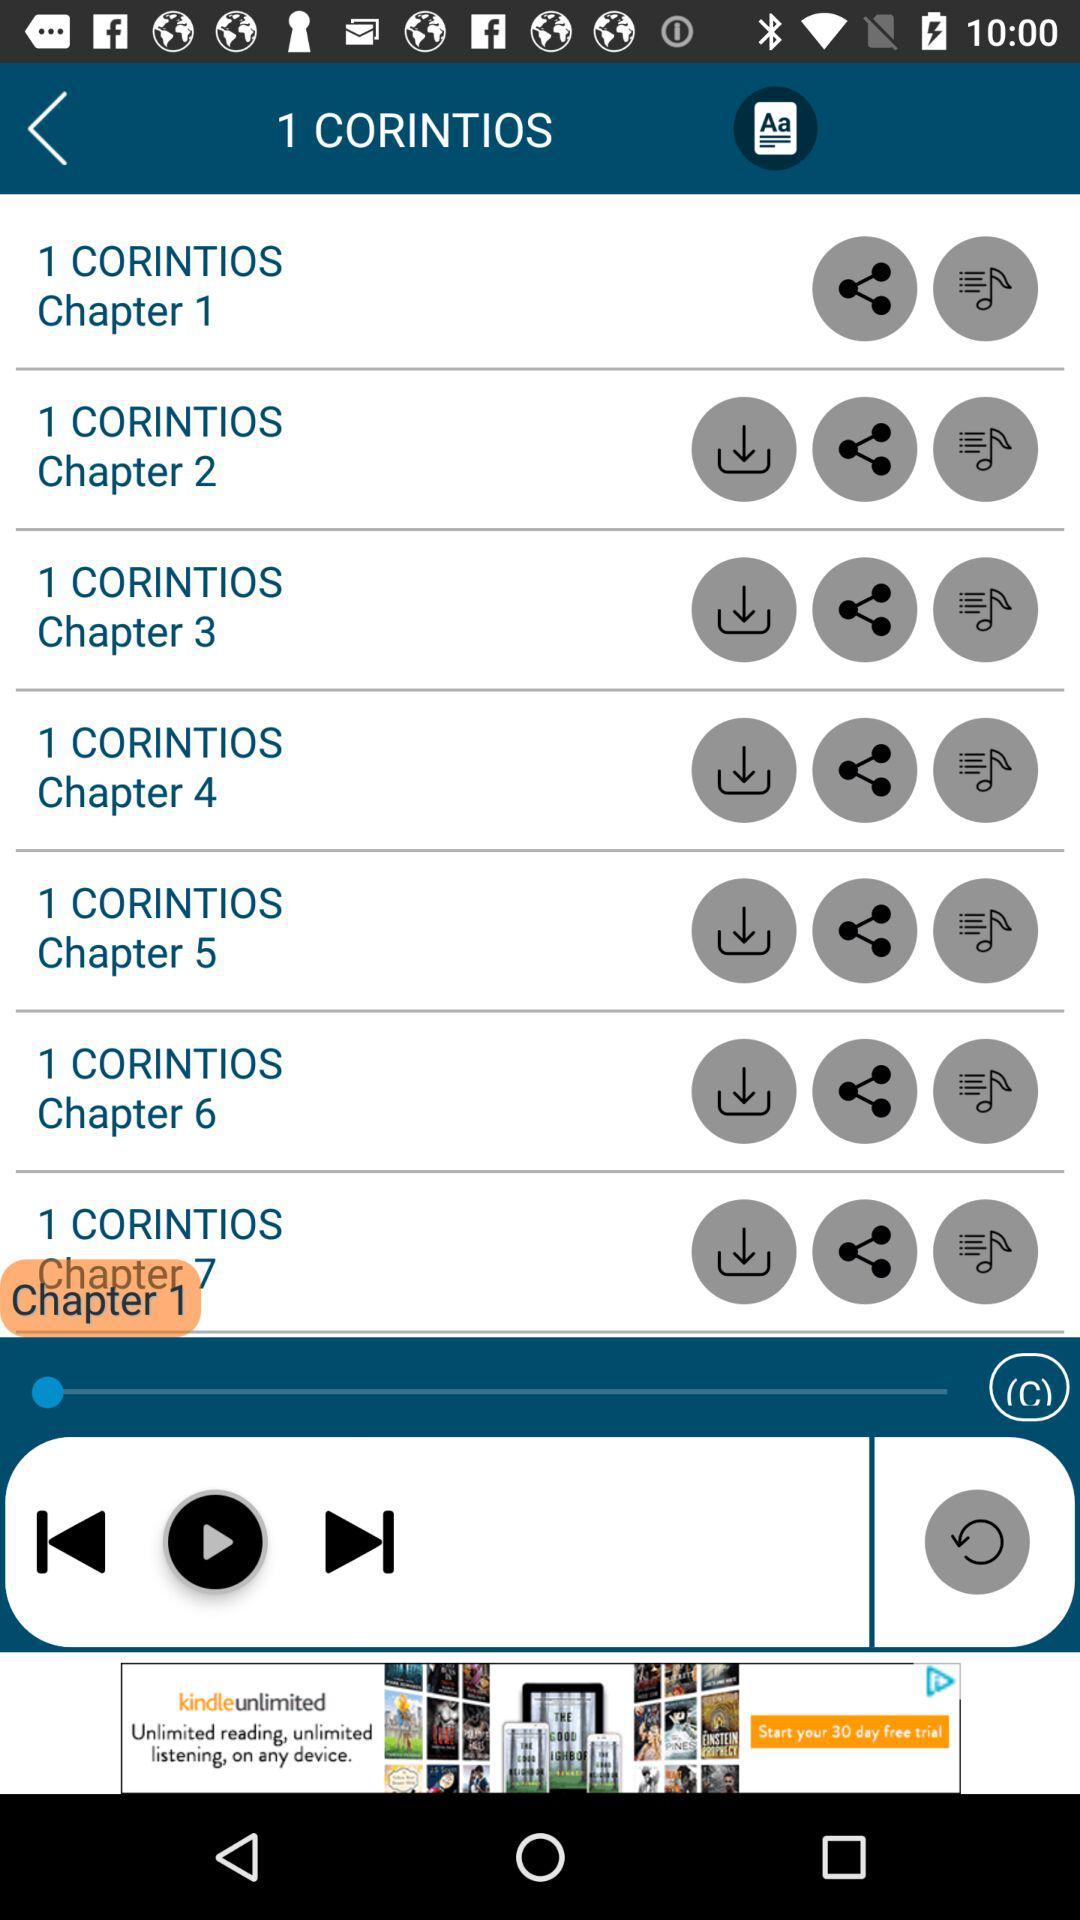 This screenshot has width=1080, height=1920. Describe the element at coordinates (863, 448) in the screenshot. I see `share button` at that location.